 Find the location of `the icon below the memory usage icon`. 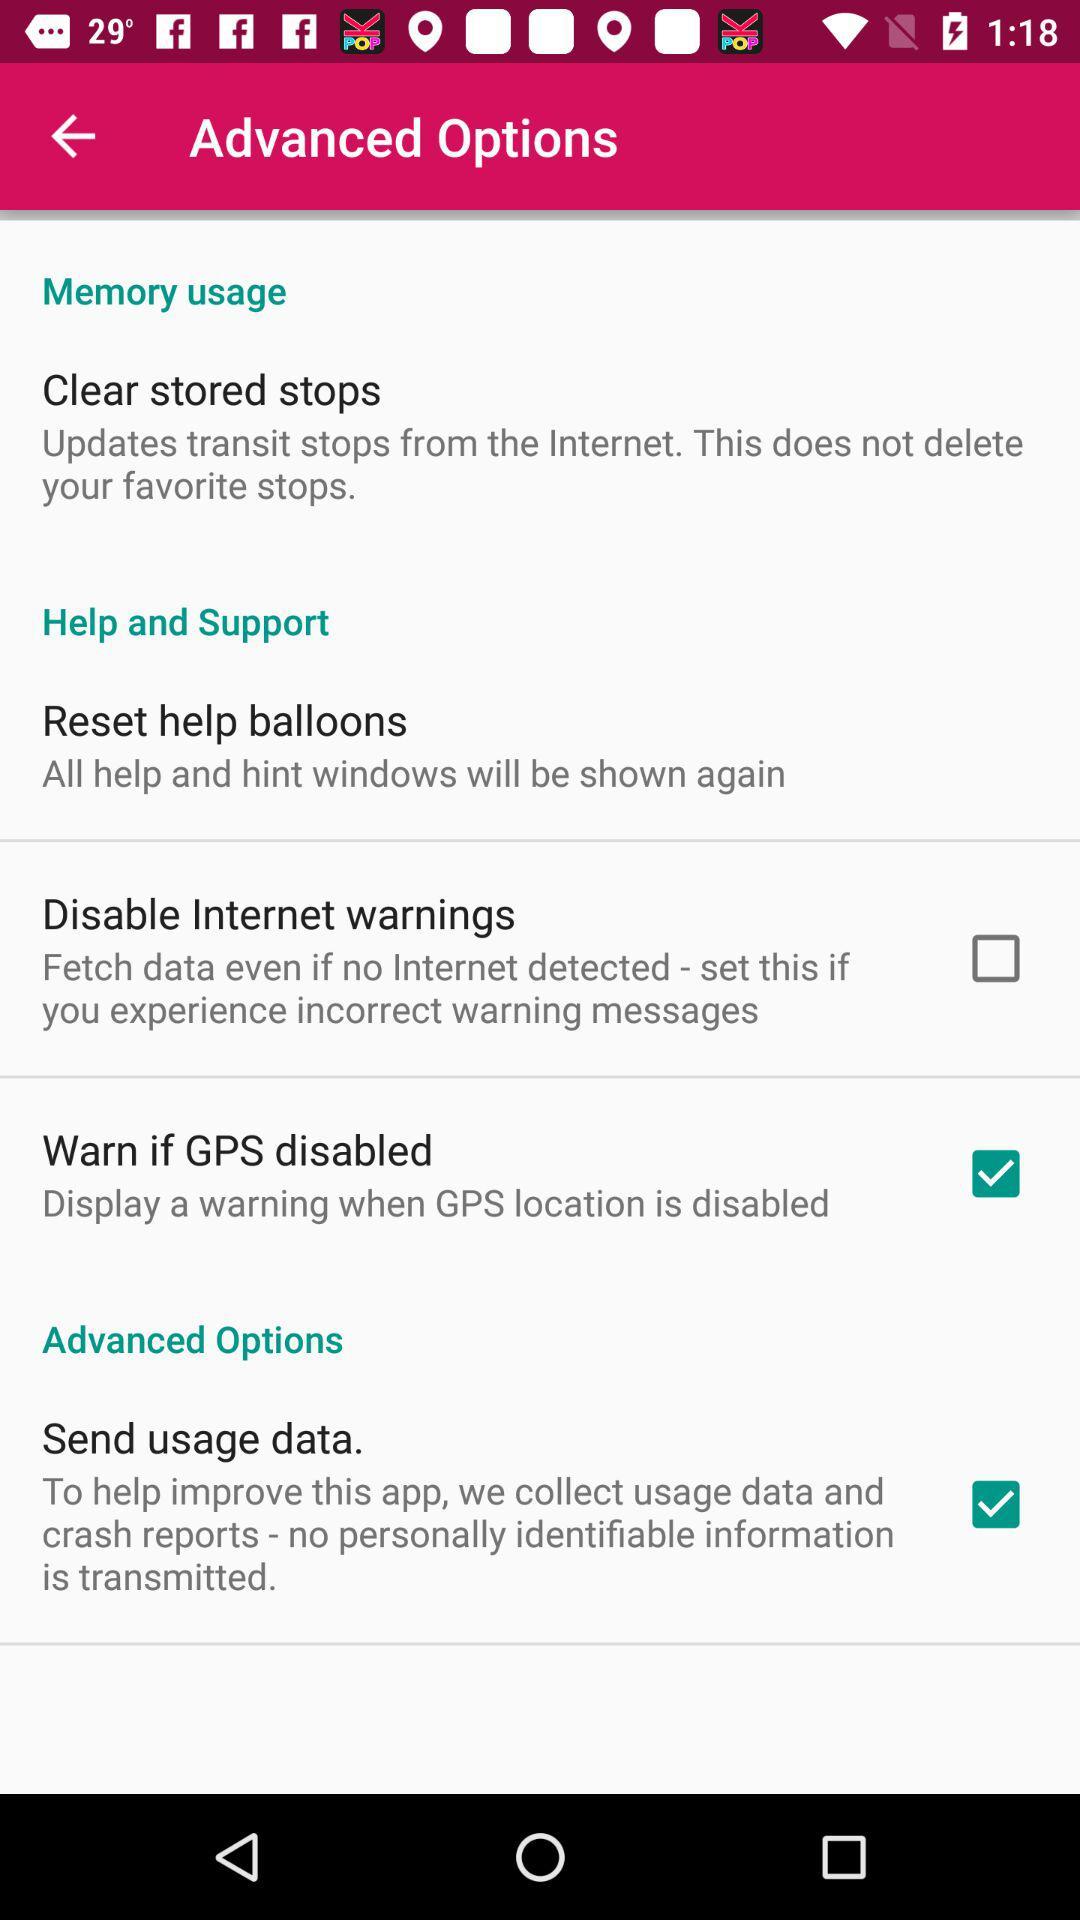

the icon below the memory usage icon is located at coordinates (211, 388).